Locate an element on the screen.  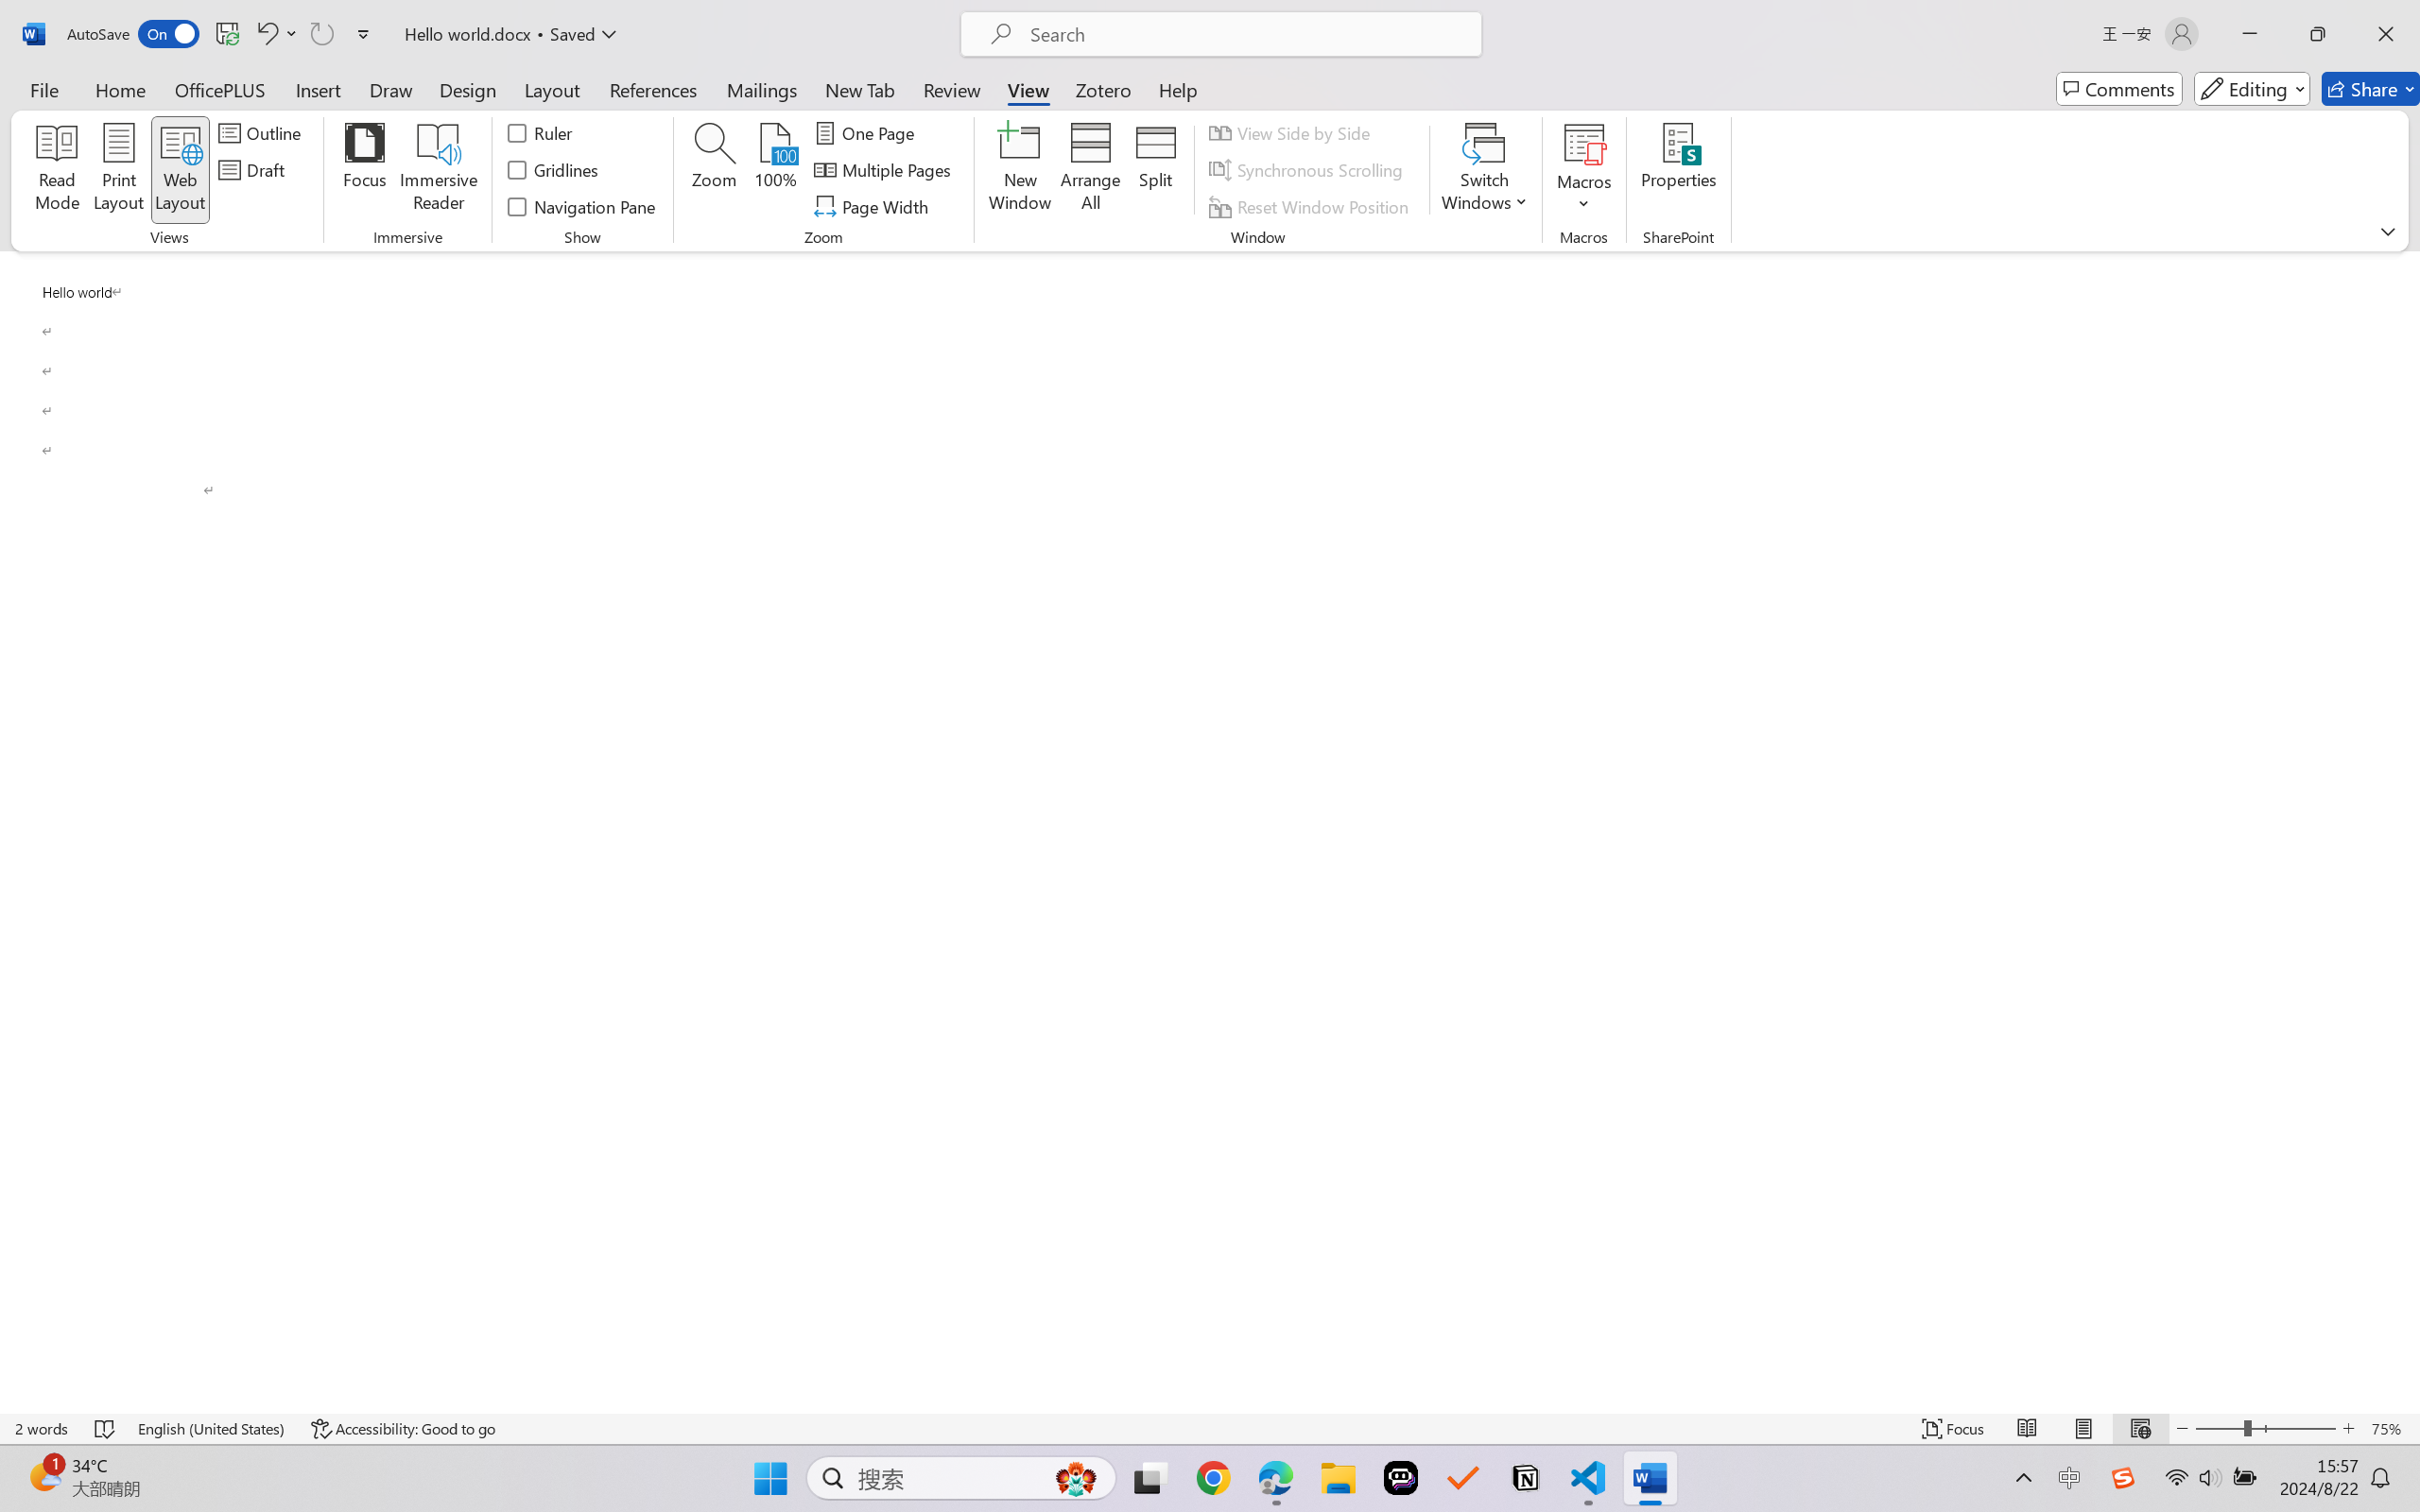
'AutomationID: BadgeAnchorLargeTicker' is located at coordinates (43, 1476).